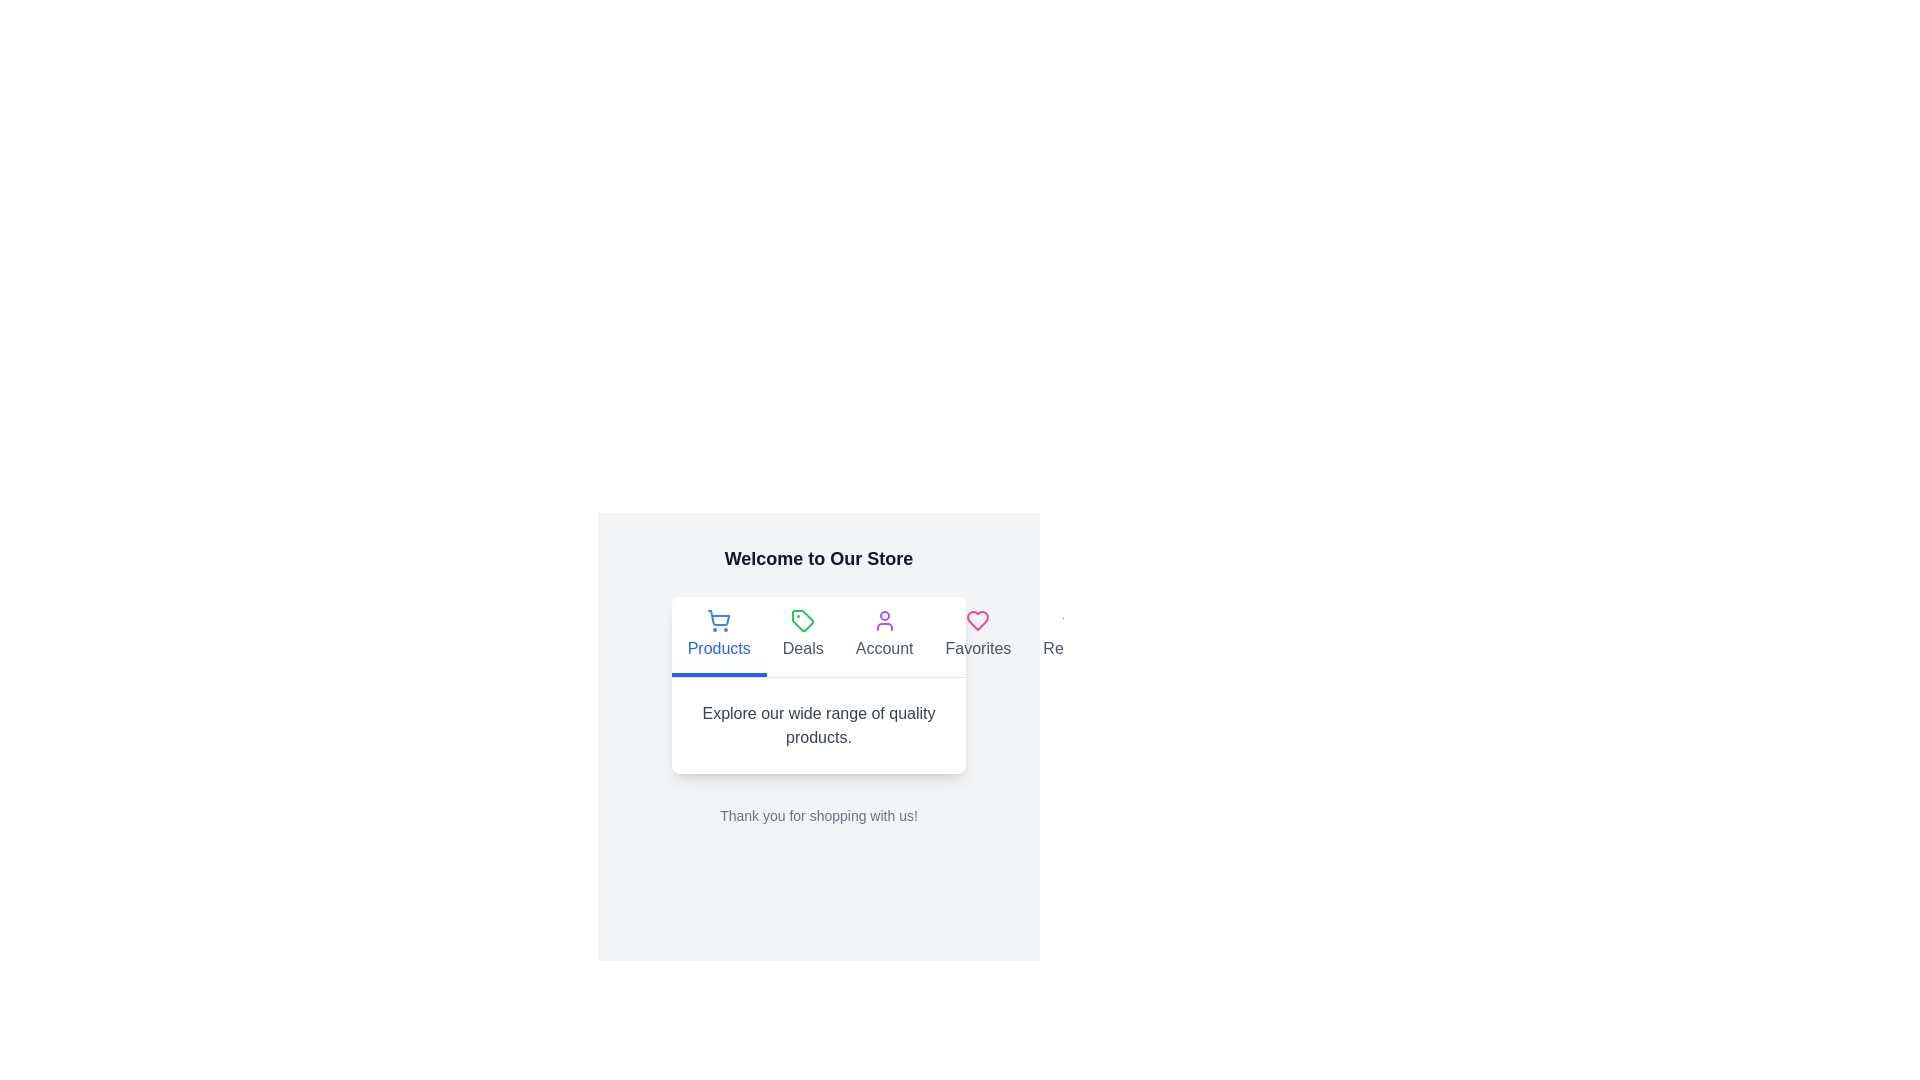 The width and height of the screenshot is (1920, 1080). Describe the element at coordinates (883, 635) in the screenshot. I see `the 'Account' button in the navigation menu, positioned between 'Deals' and 'Favorites', which is a non-interactive button displaying an icon and text` at that location.